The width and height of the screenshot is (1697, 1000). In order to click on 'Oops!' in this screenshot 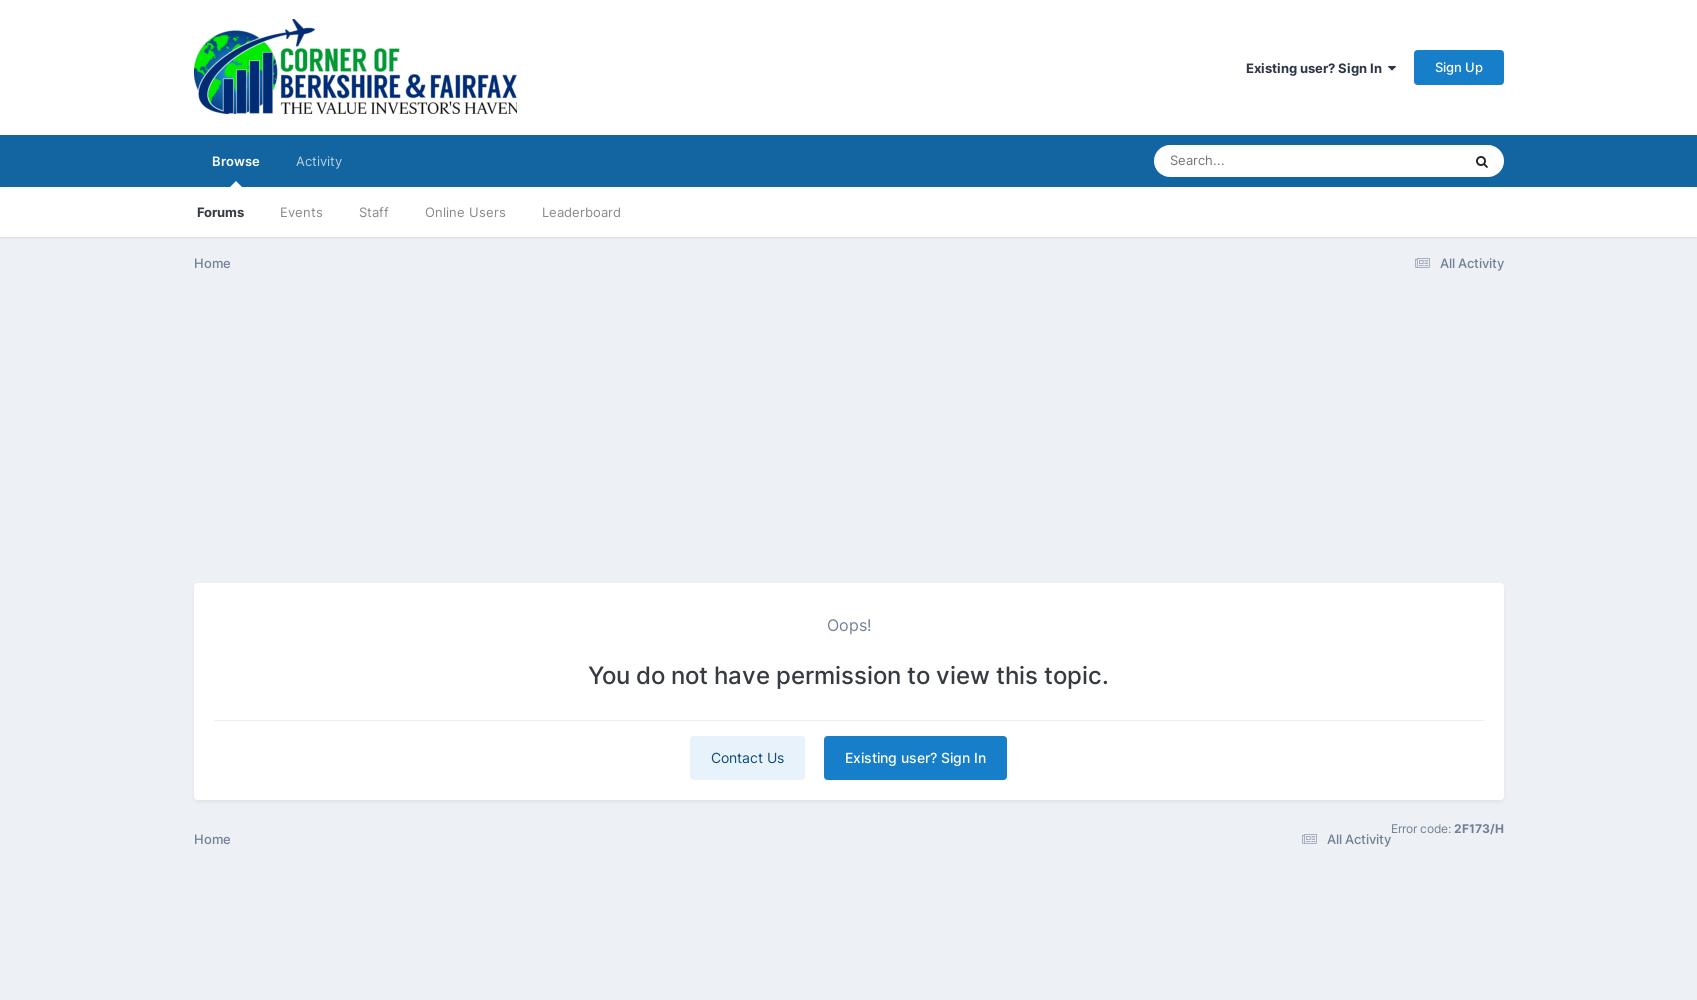, I will do `click(847, 625)`.